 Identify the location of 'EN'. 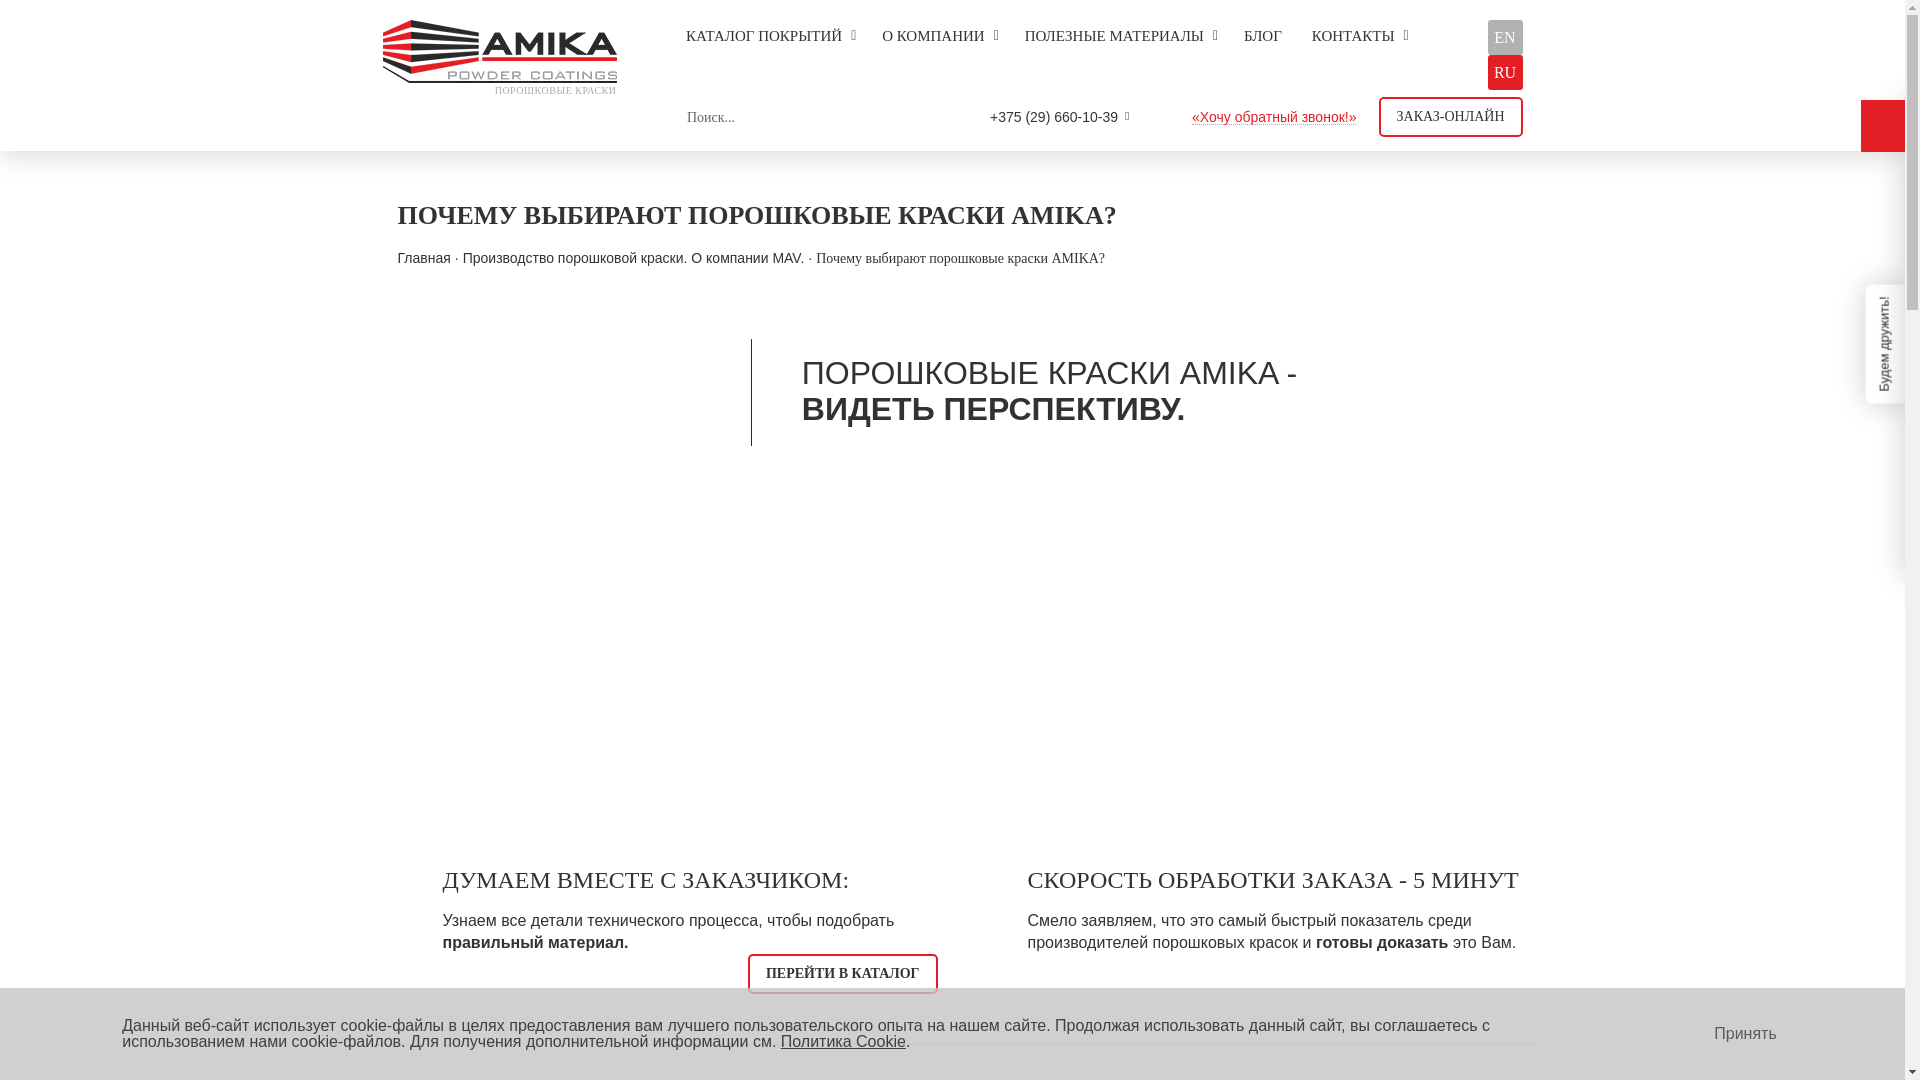
(1505, 37).